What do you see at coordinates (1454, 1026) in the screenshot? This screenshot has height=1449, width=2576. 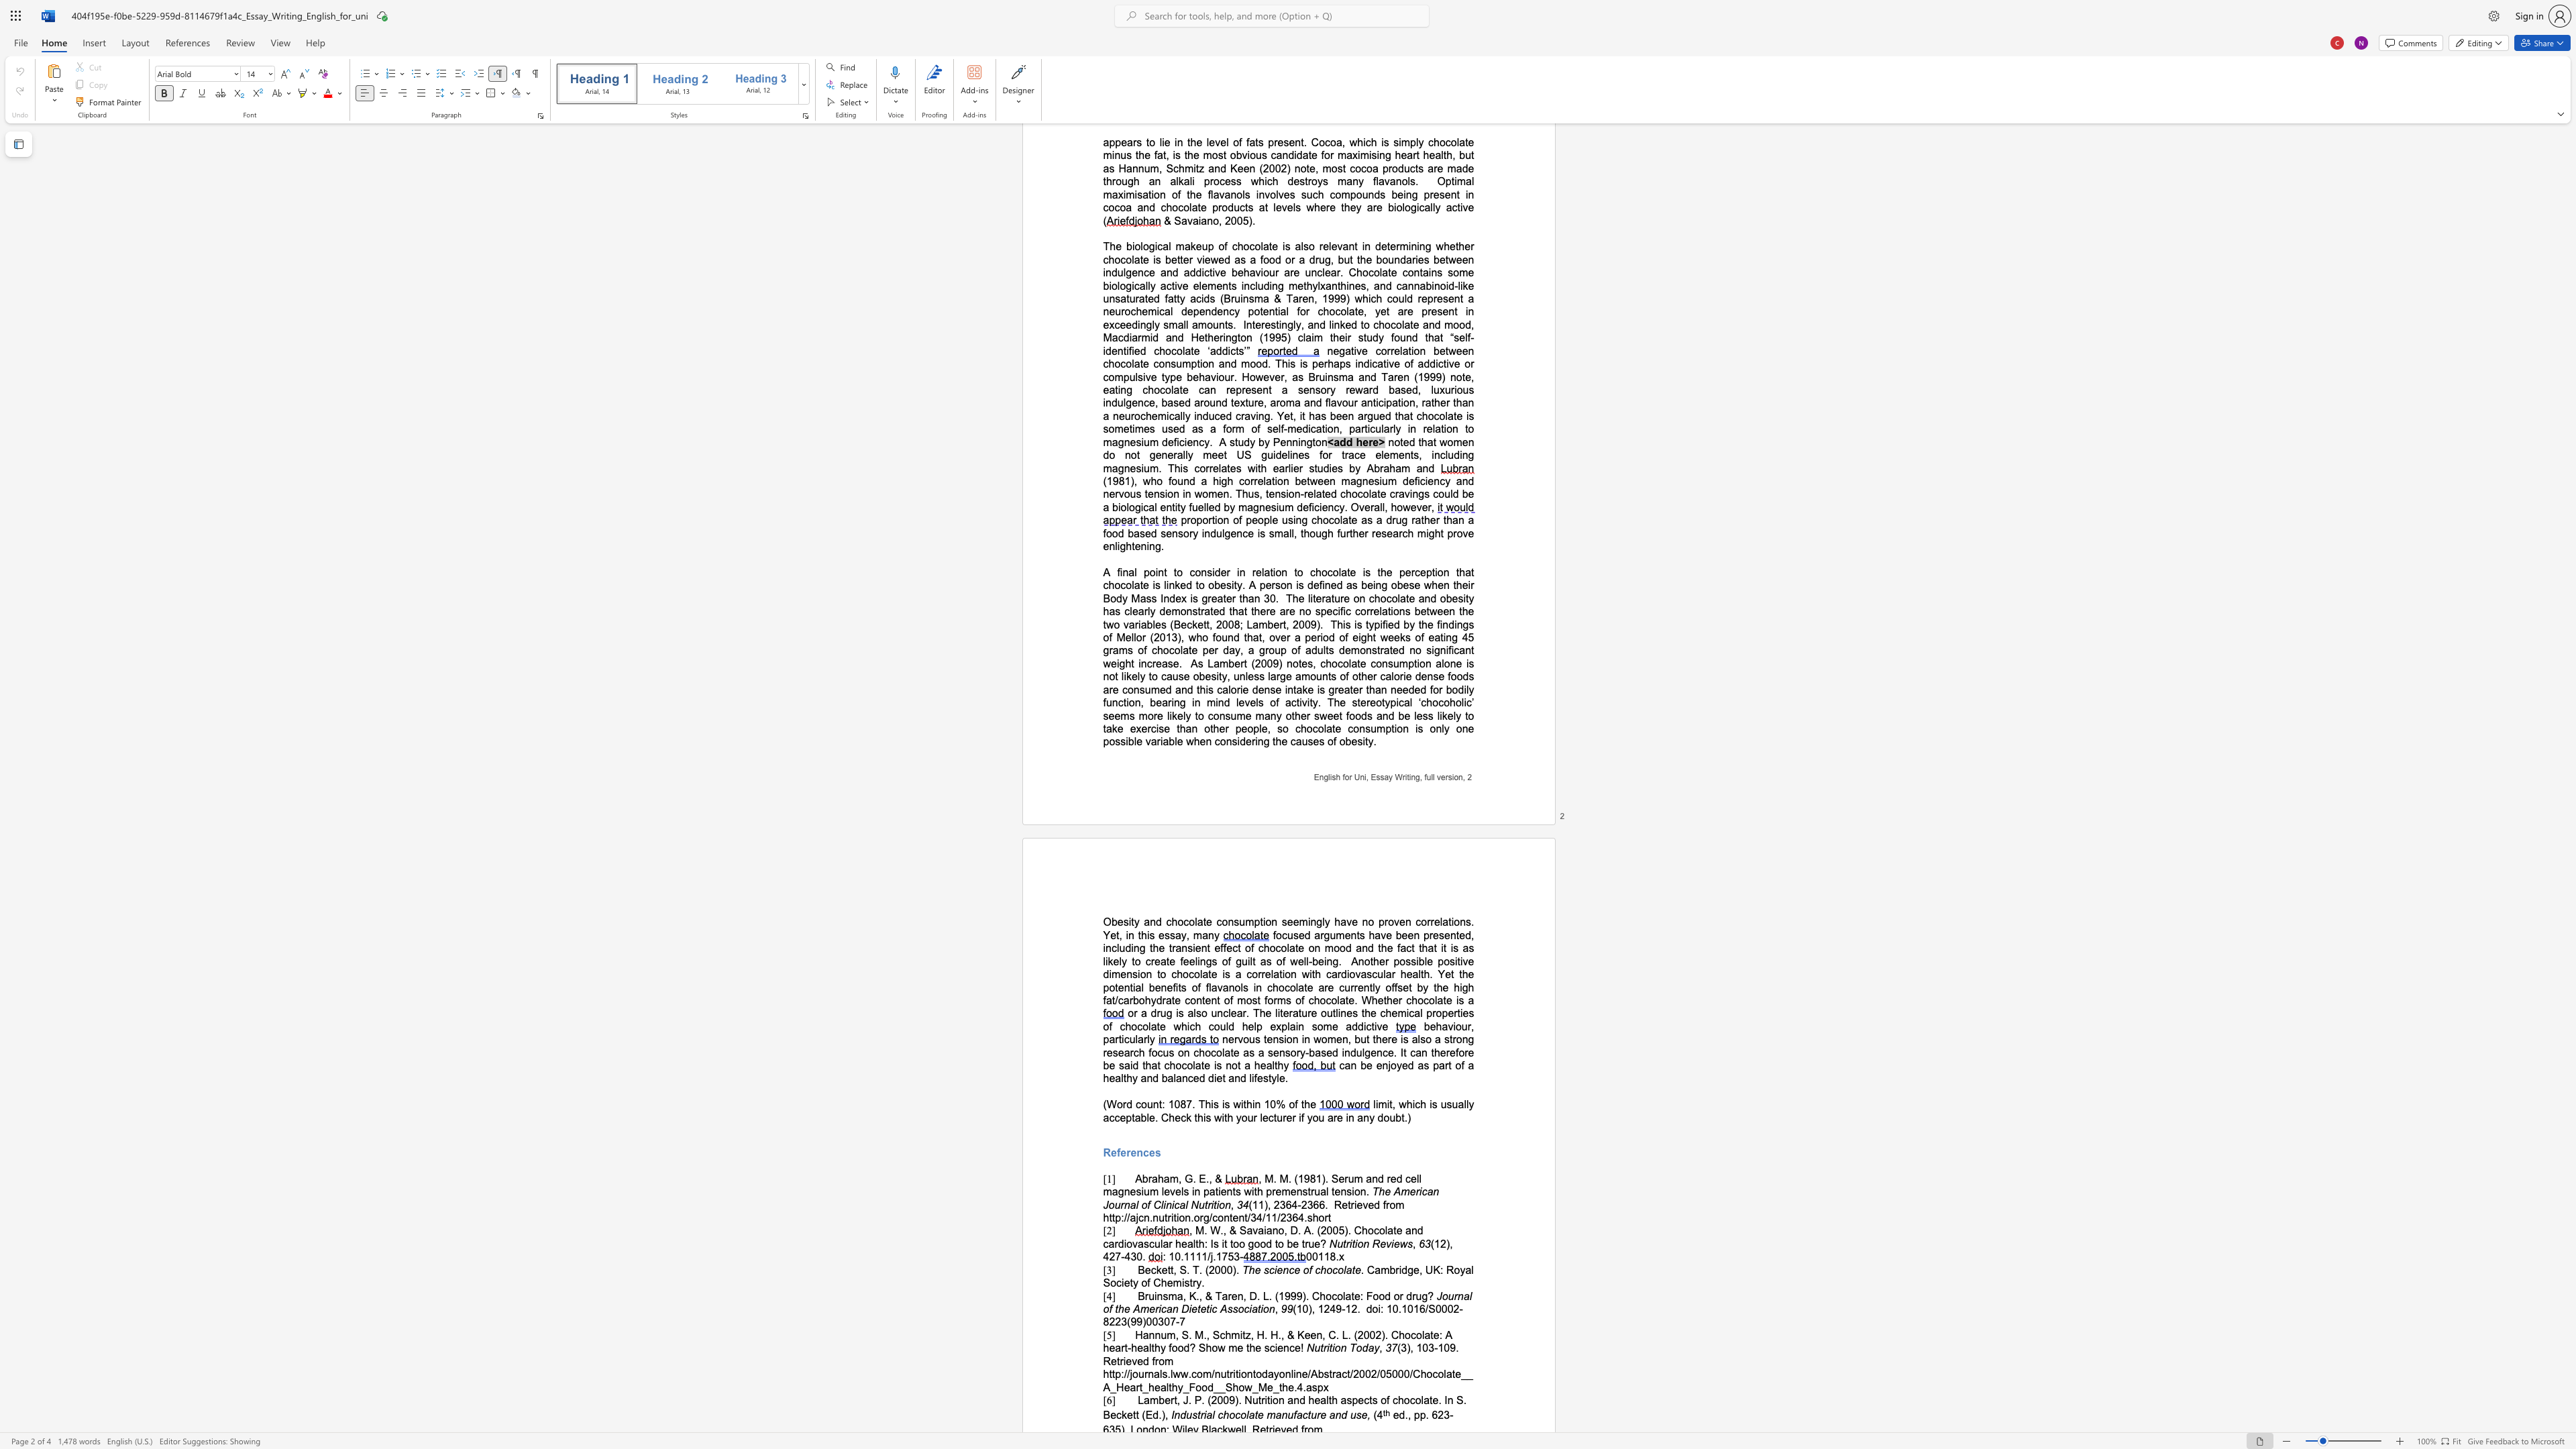 I see `the subset text "our, parti" within the text "behaviour, particularly"` at bounding box center [1454, 1026].